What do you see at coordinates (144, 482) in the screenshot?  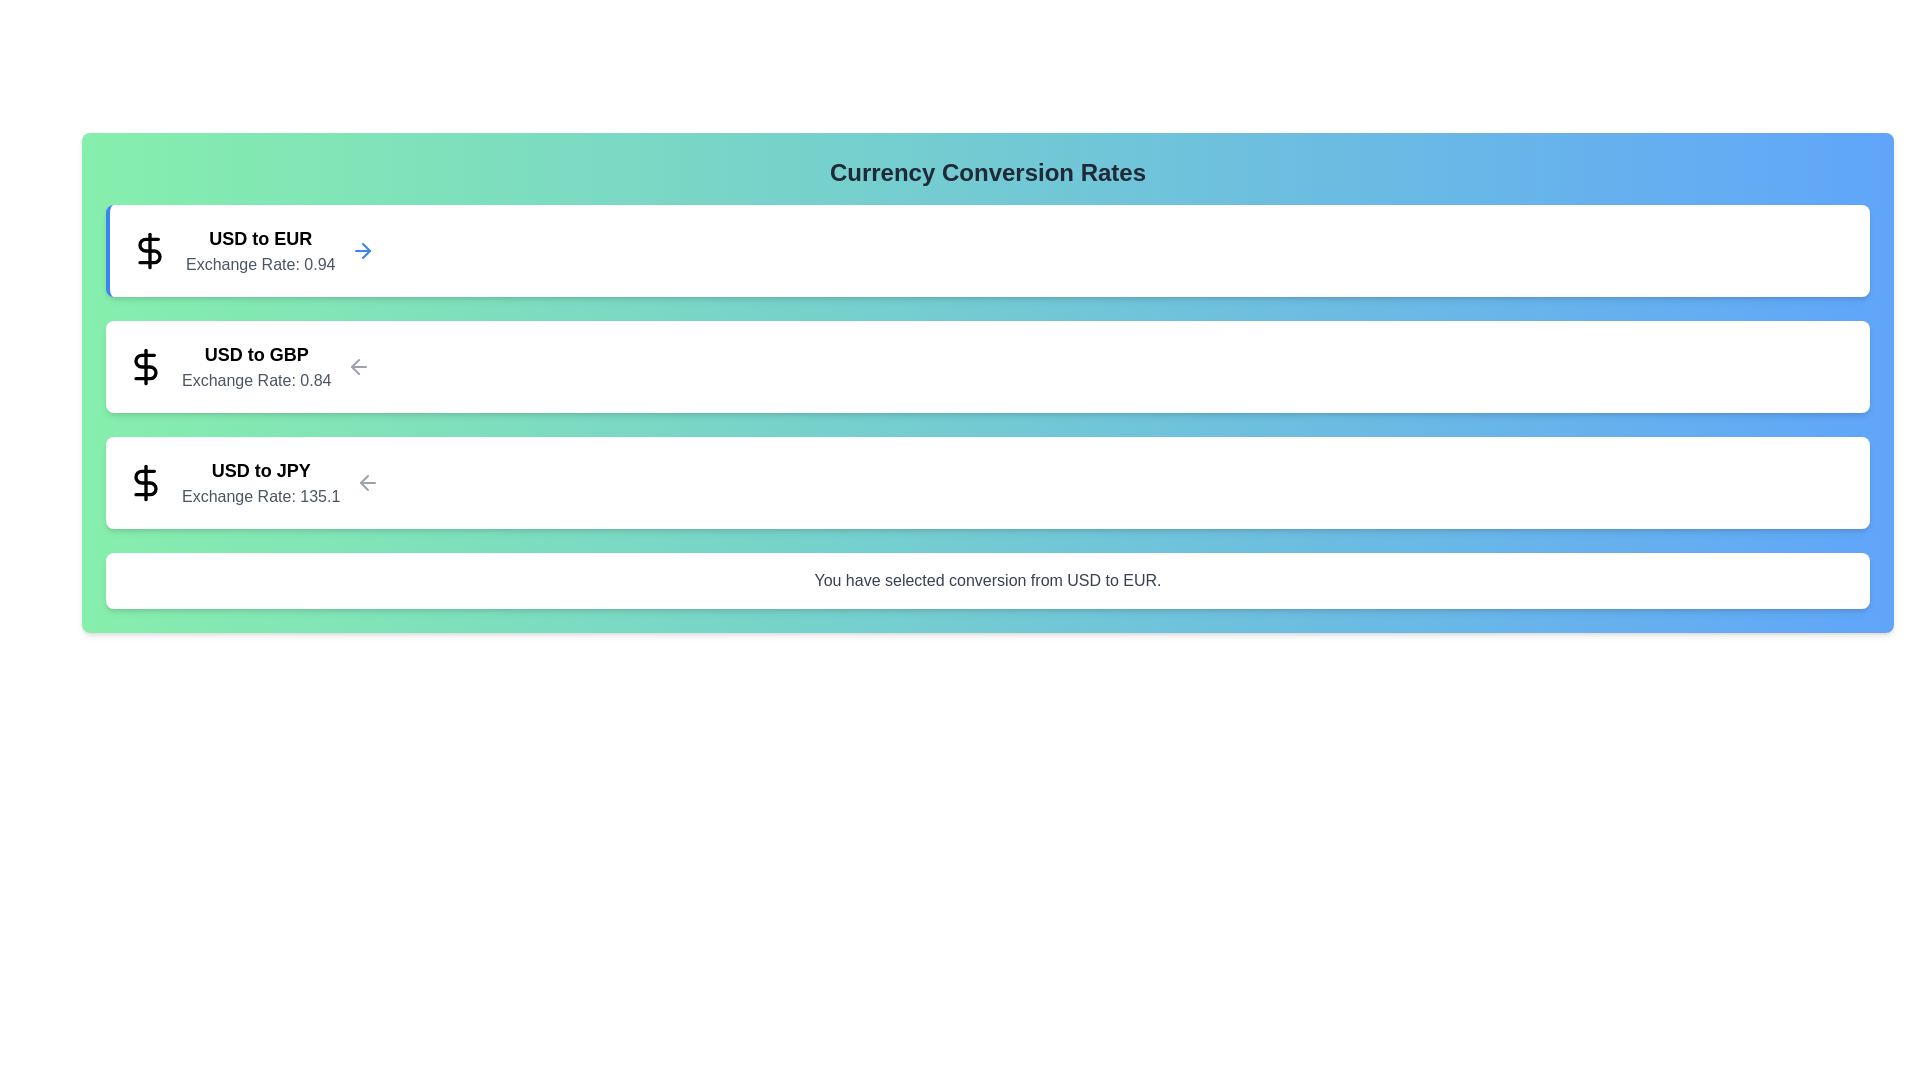 I see `the dollar sign icon in the currency conversion section, specifically in the 'USD to JPY' row, which visually indicates currency conversion rates` at bounding box center [144, 482].